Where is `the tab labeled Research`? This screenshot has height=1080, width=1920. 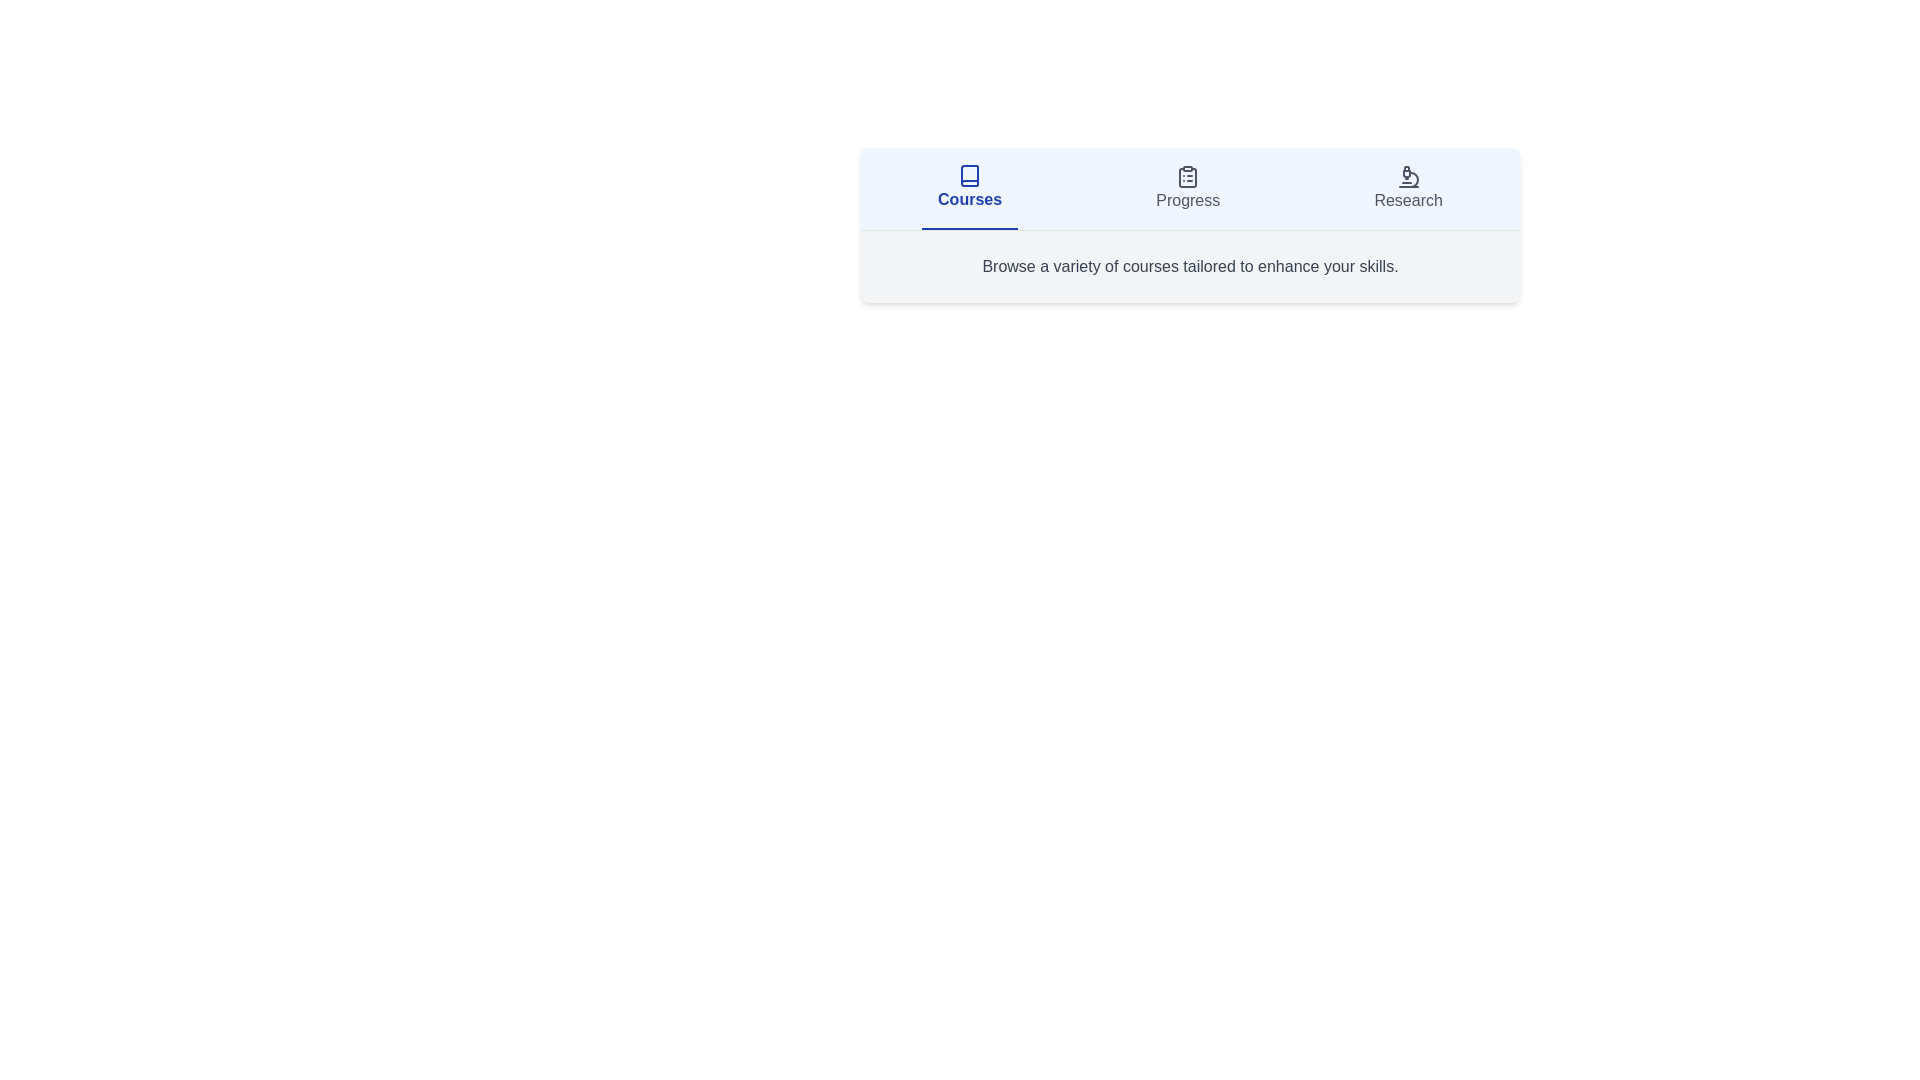 the tab labeled Research is located at coordinates (1406, 189).